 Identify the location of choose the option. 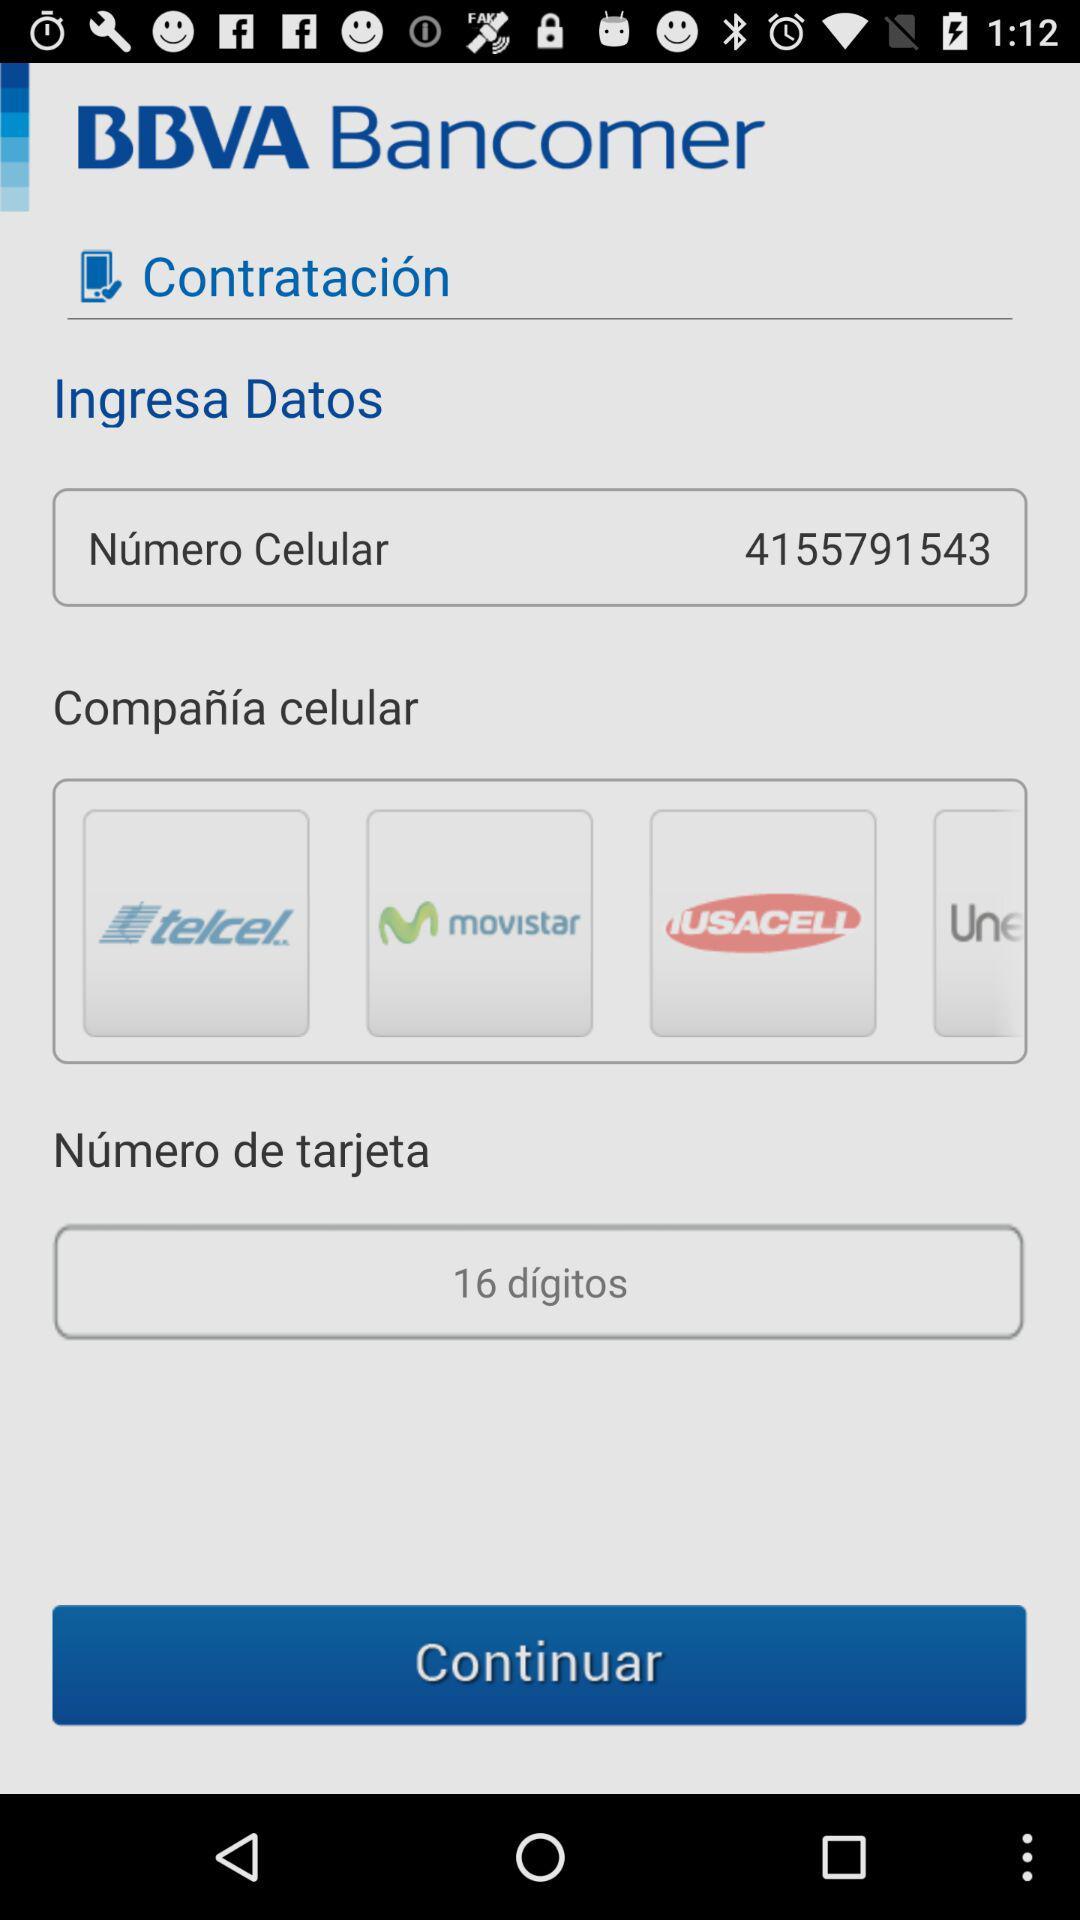
(196, 921).